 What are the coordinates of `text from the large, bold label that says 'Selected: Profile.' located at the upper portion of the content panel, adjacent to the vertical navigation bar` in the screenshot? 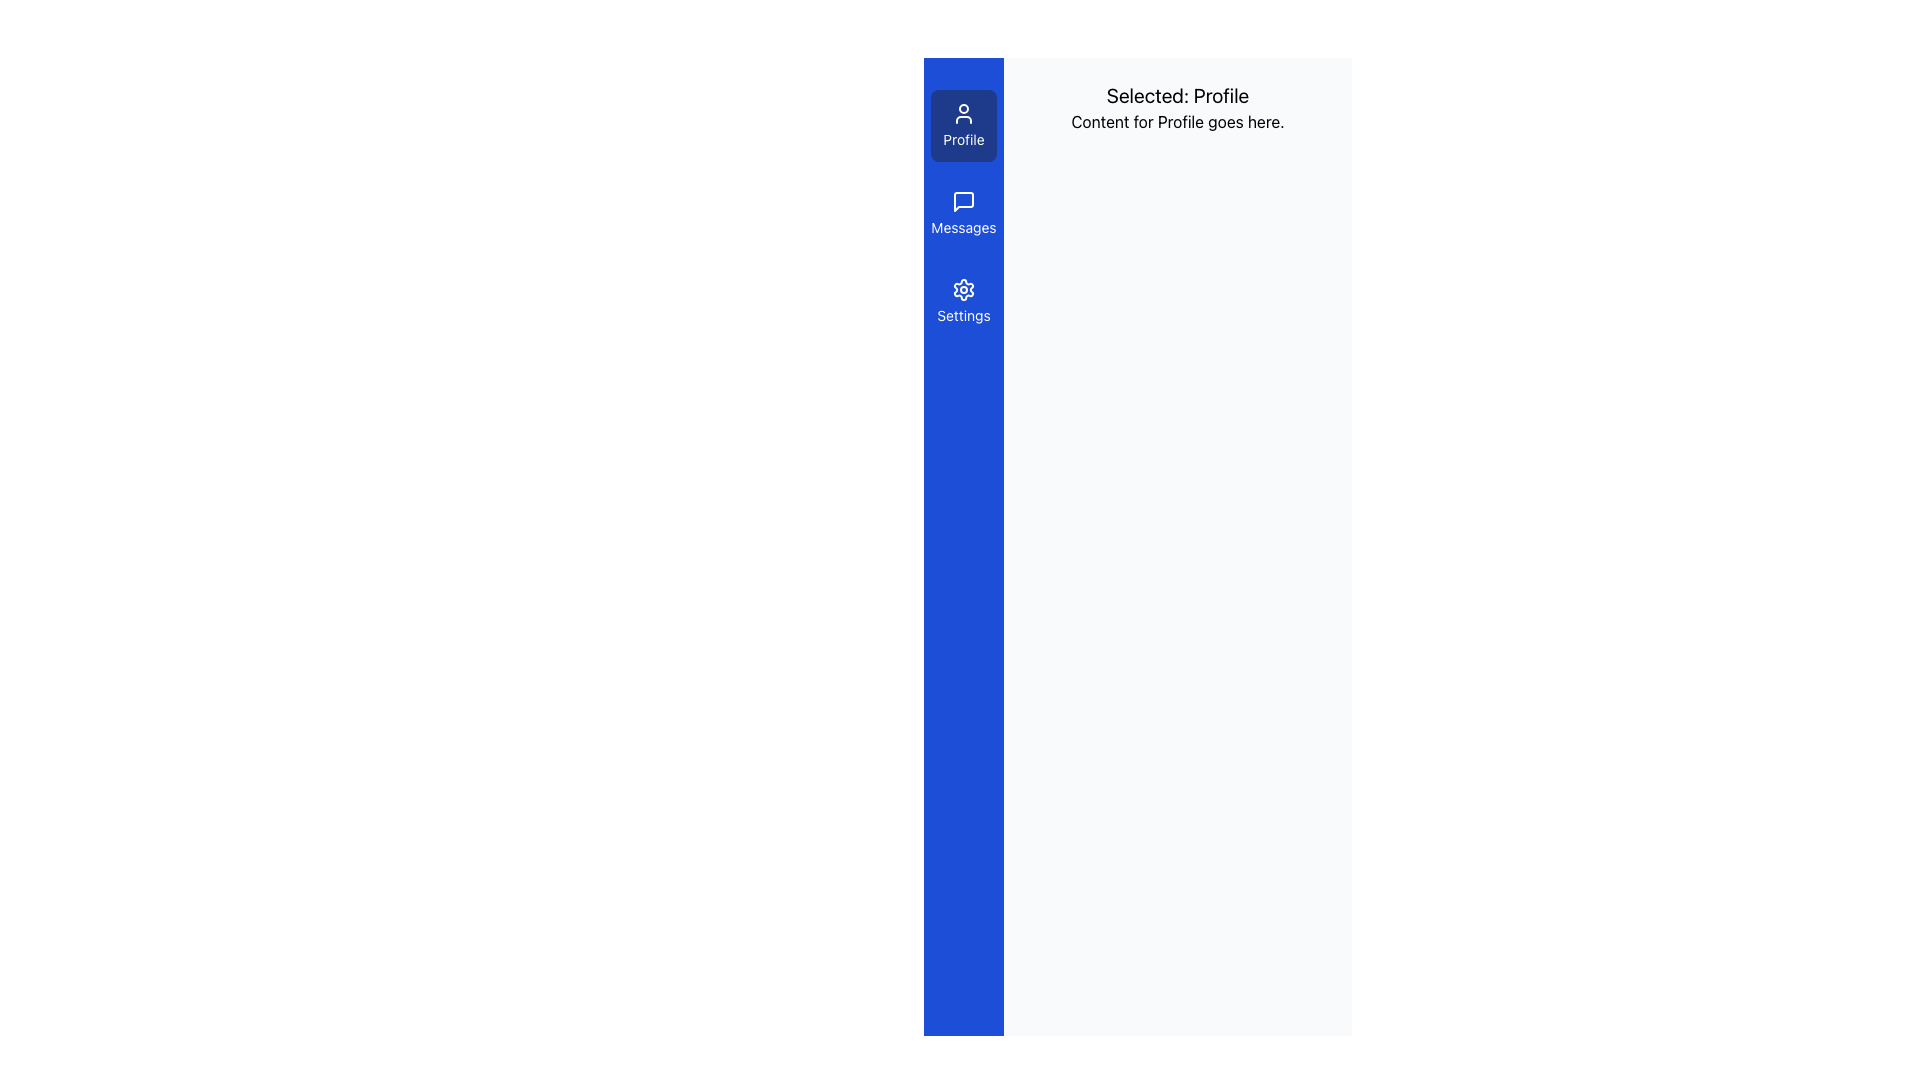 It's located at (1177, 96).